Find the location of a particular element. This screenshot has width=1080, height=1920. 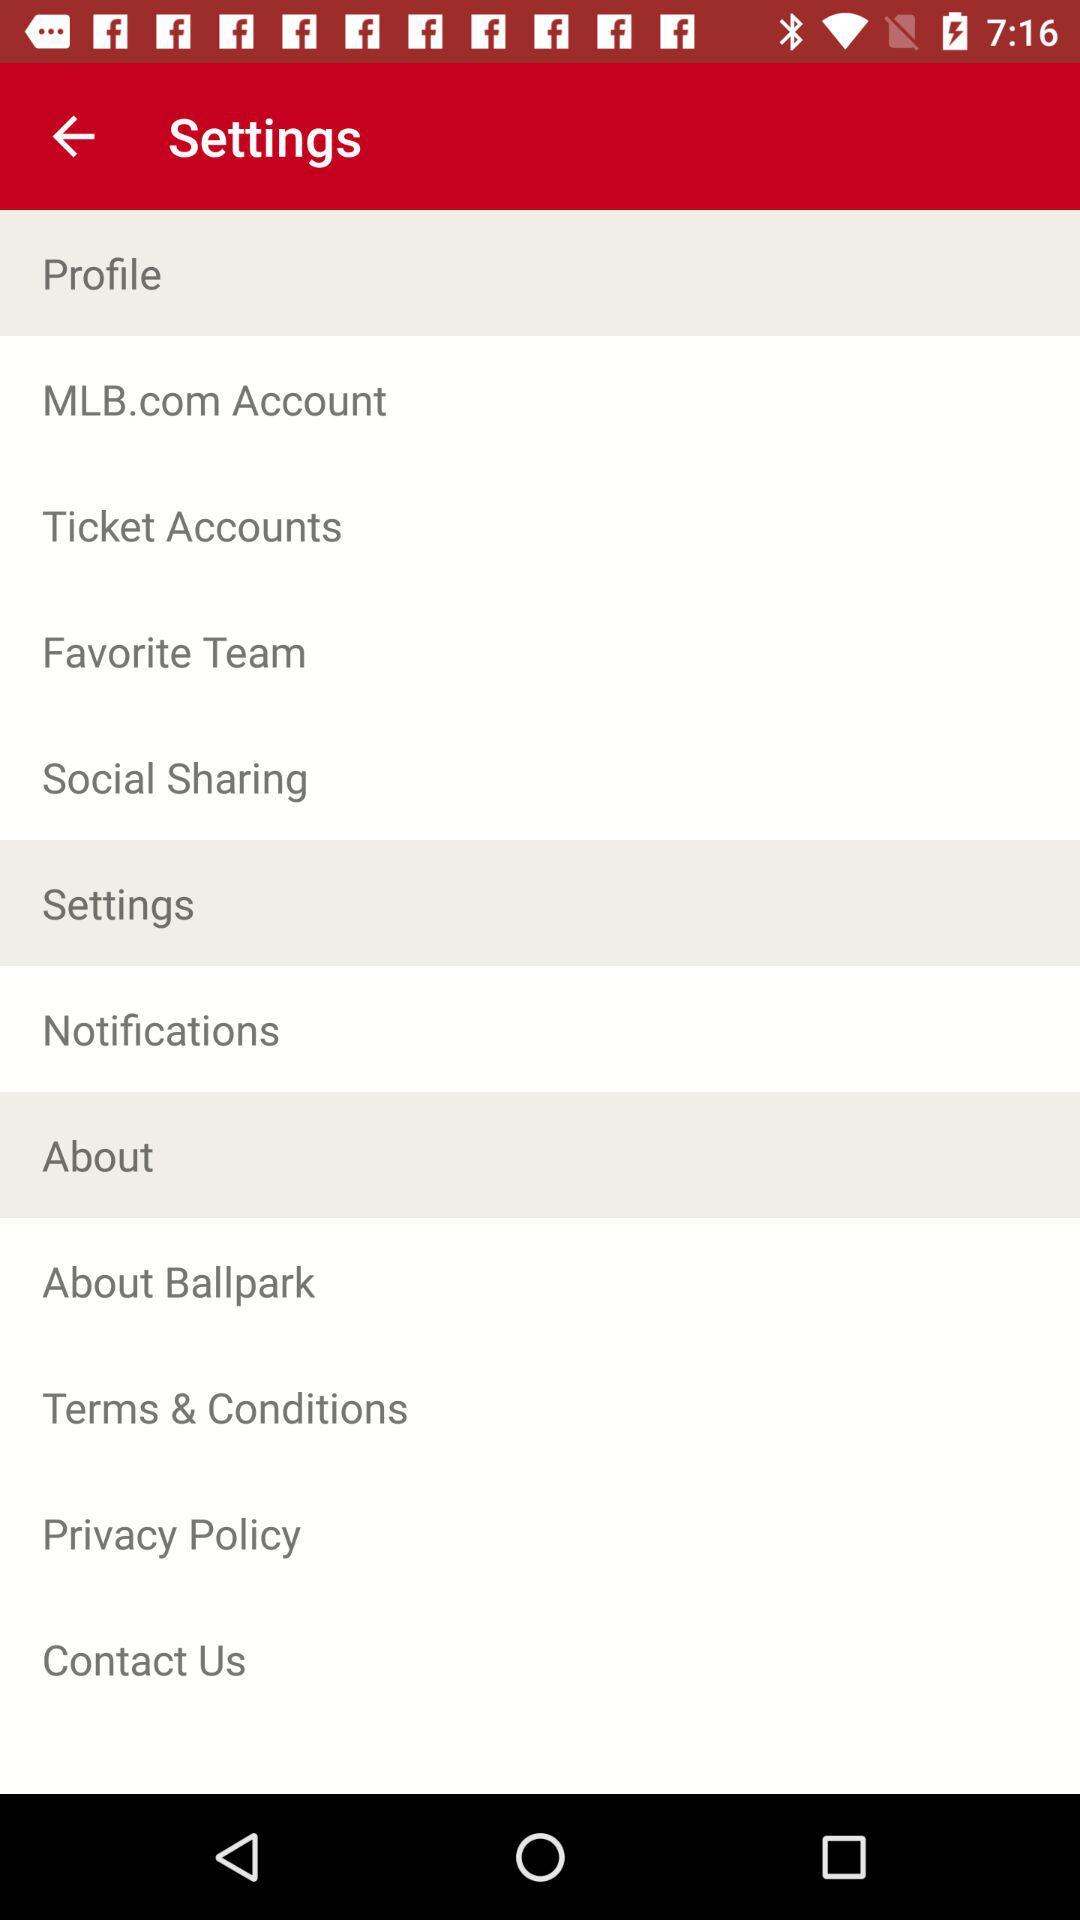

icon next to the settings item is located at coordinates (72, 135).